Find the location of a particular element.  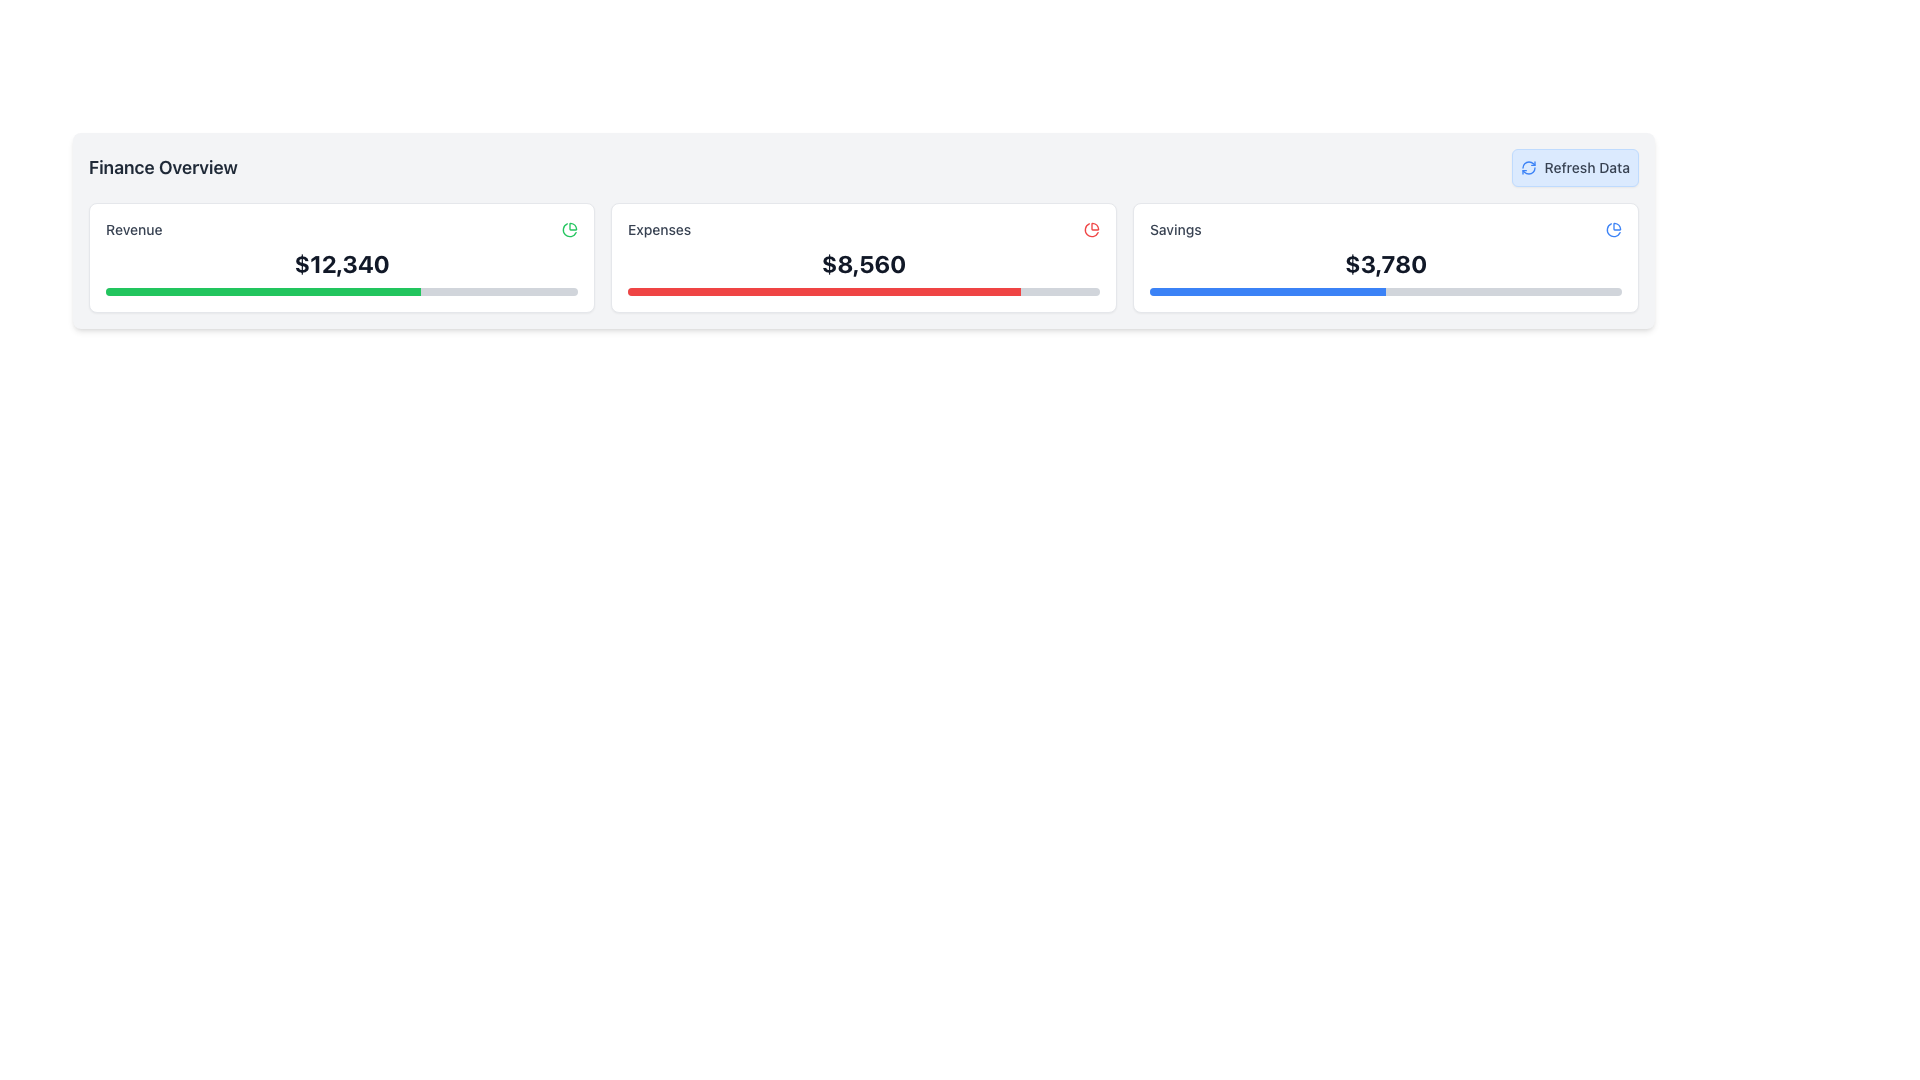

the small red-colored chart icon at the top-right corner of the 'Expenses' section, which resembles a pie chart is located at coordinates (1090, 229).